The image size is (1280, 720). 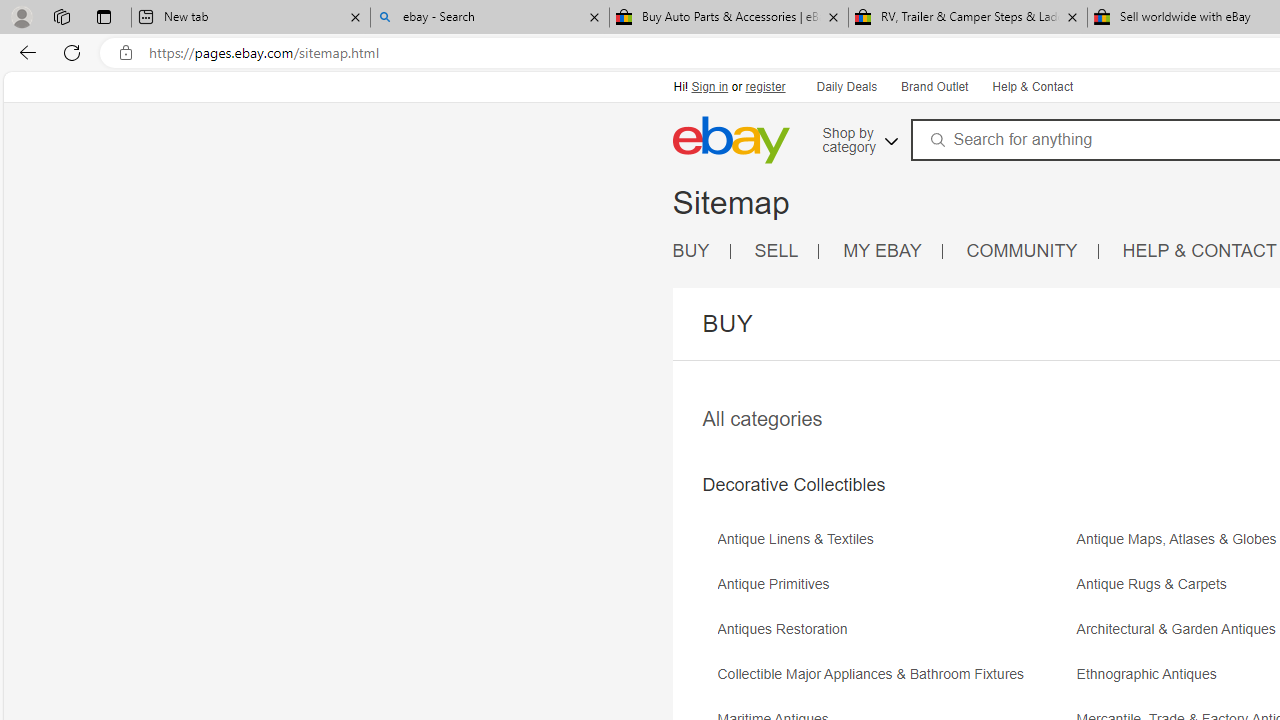 I want to click on 'HELP & CONTACT', so click(x=1200, y=249).